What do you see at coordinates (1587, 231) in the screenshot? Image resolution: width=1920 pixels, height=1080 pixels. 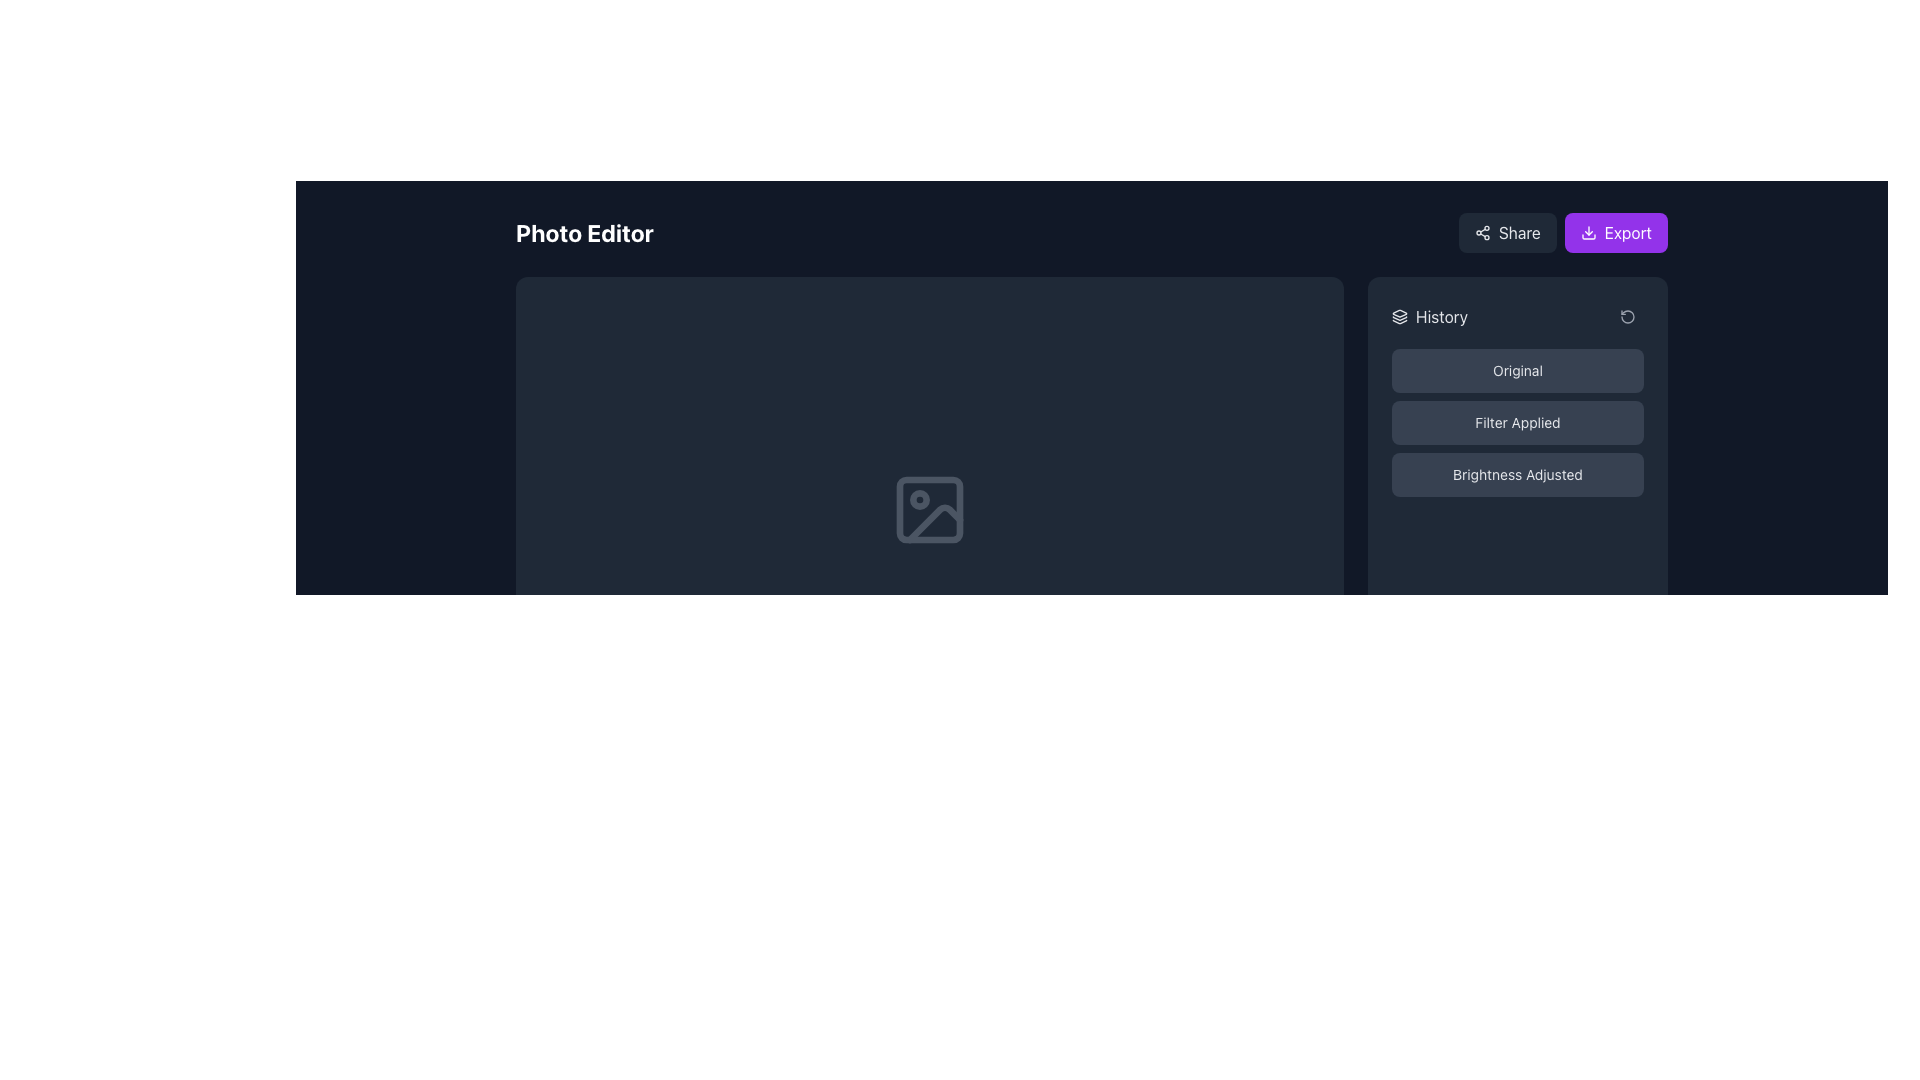 I see `the download icon located within the purple 'Export' button in the top-right corner of the interface to initiate an export action` at bounding box center [1587, 231].